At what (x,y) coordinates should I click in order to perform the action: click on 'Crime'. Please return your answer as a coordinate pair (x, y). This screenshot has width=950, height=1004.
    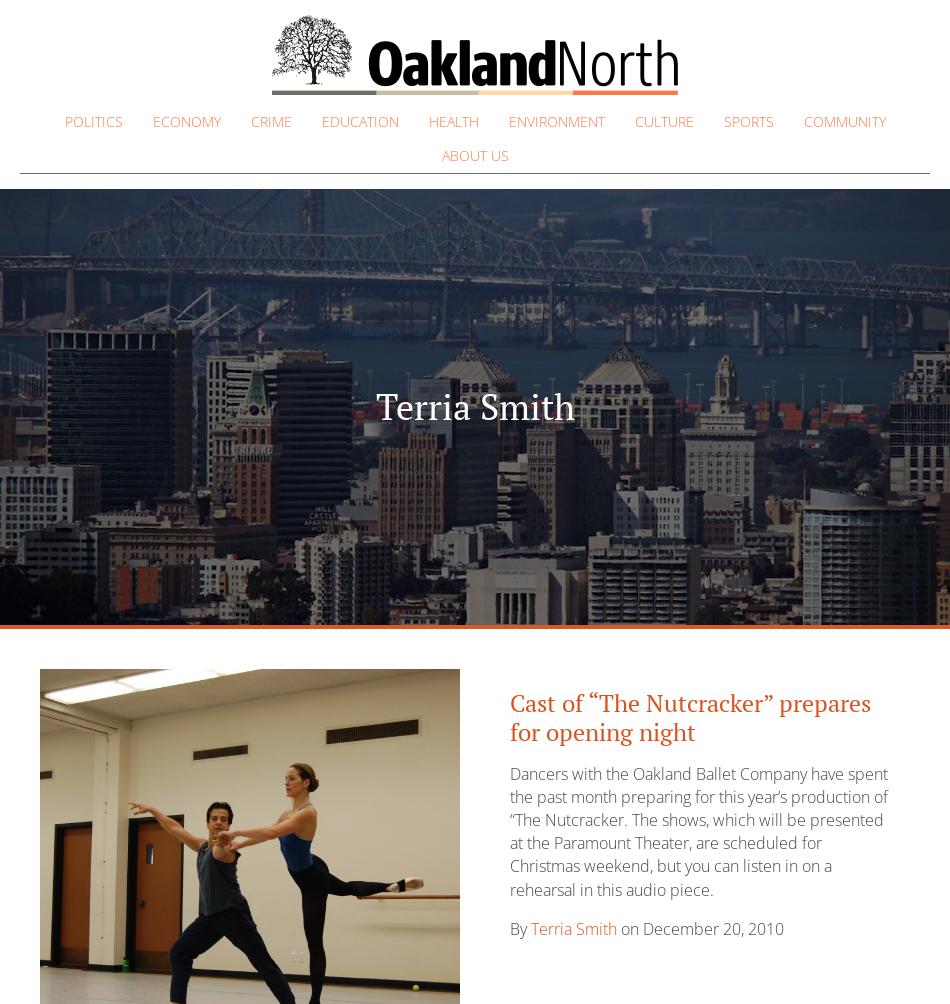
    Looking at the image, I should click on (269, 121).